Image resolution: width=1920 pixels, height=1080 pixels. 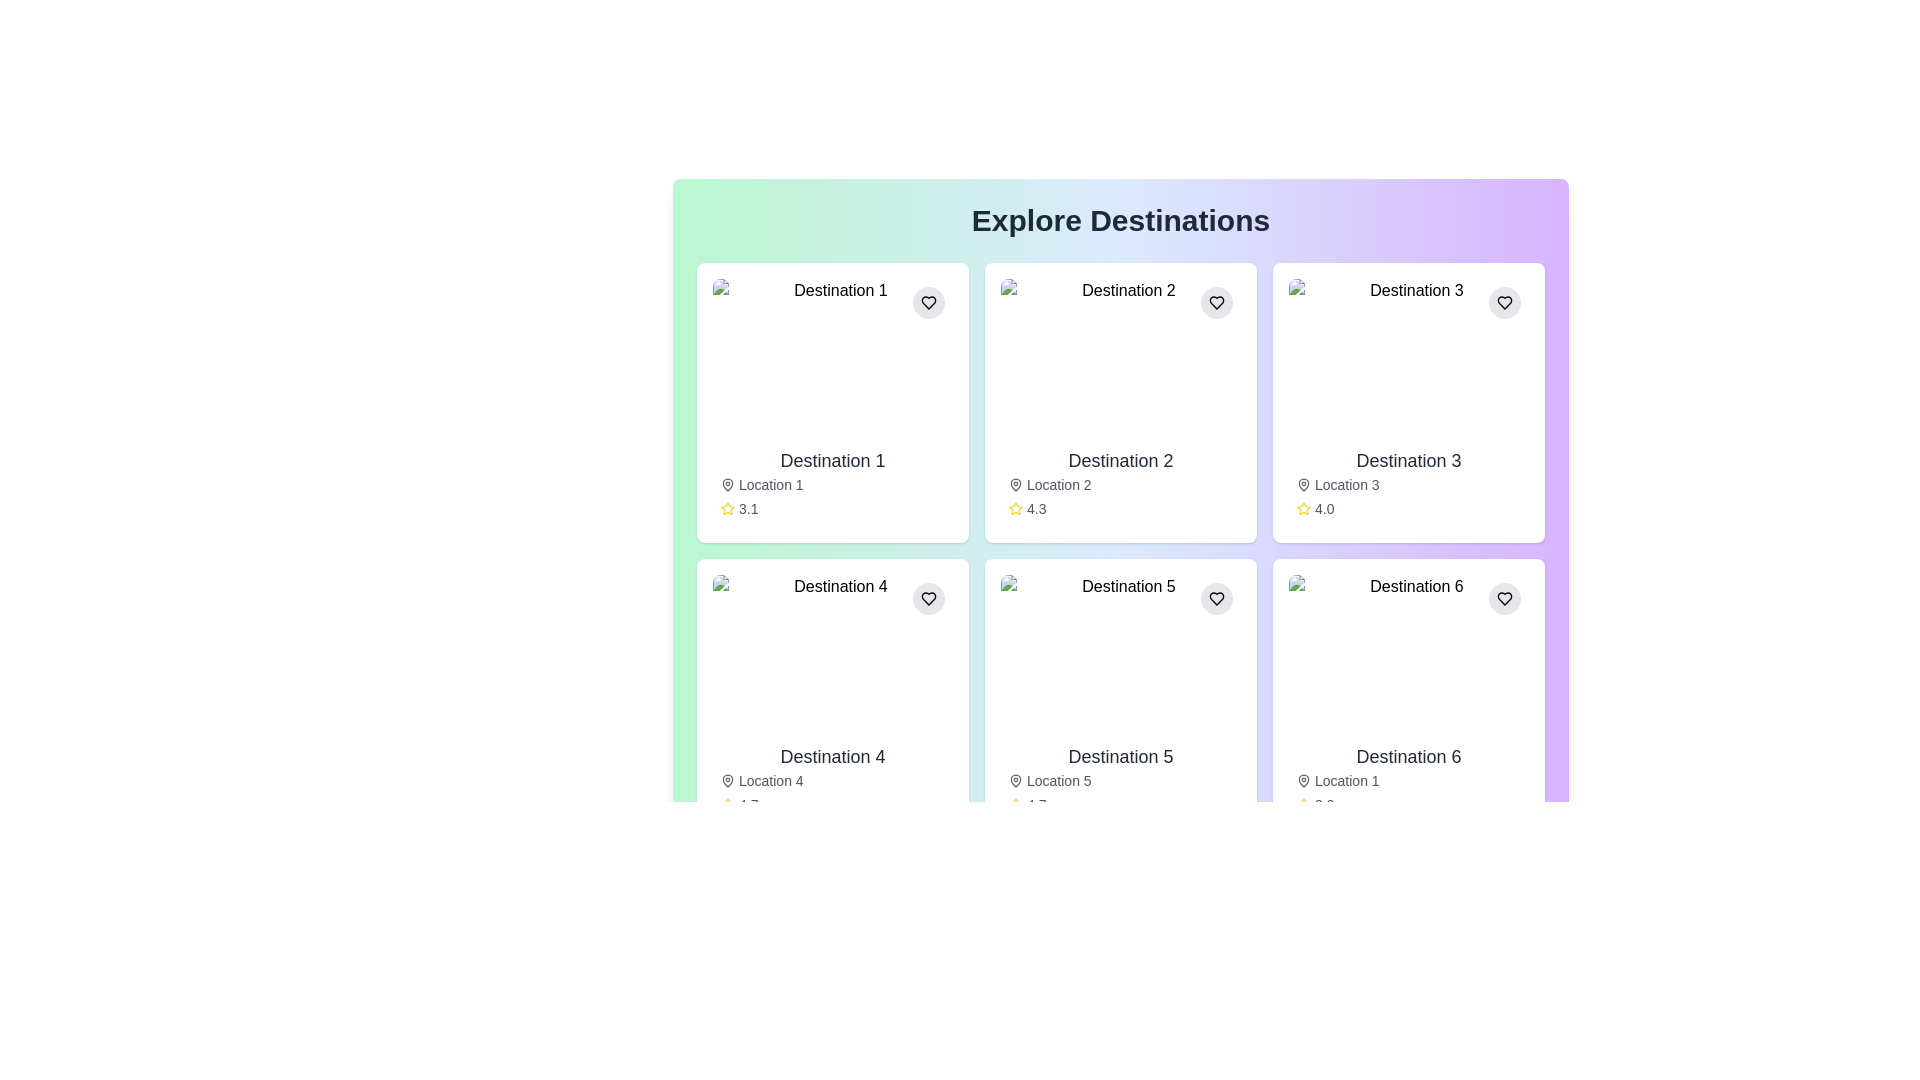 I want to click on the circular button in the top-right corner of the 'Destination 2' card to mark it as a favorite, so click(x=1216, y=303).